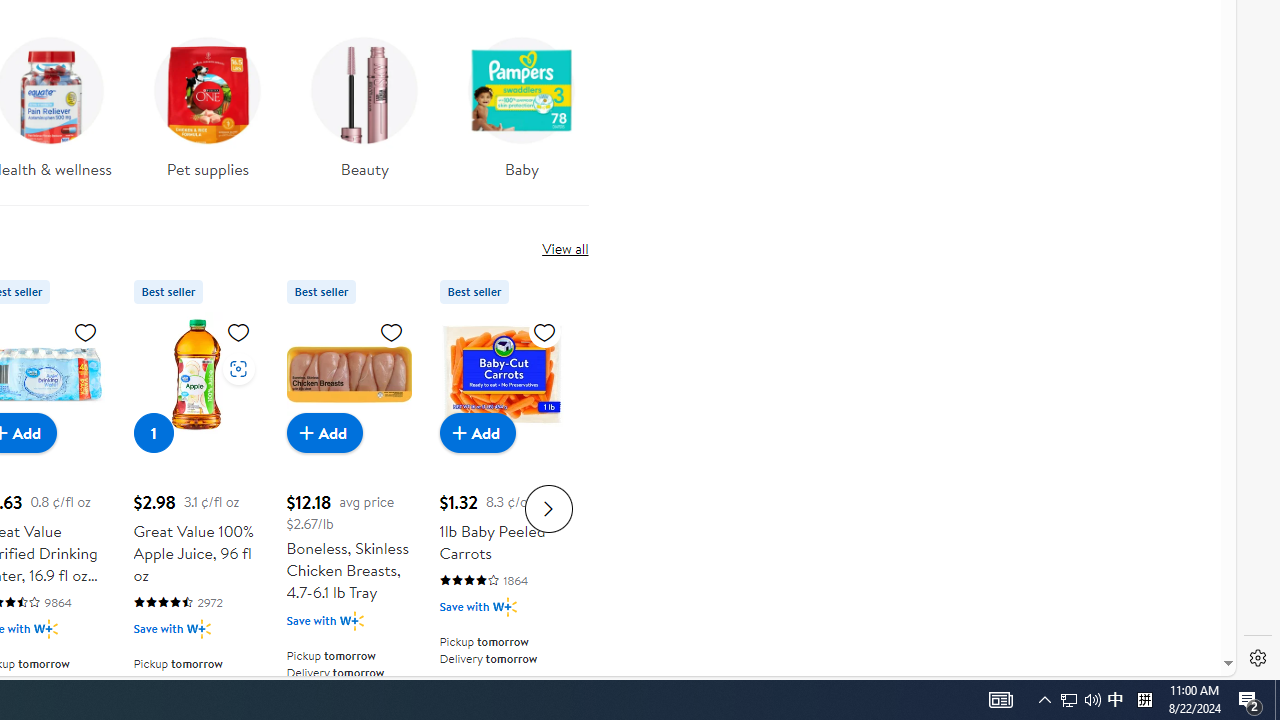  Describe the element at coordinates (564, 247) in the screenshot. I see `'View all'` at that location.